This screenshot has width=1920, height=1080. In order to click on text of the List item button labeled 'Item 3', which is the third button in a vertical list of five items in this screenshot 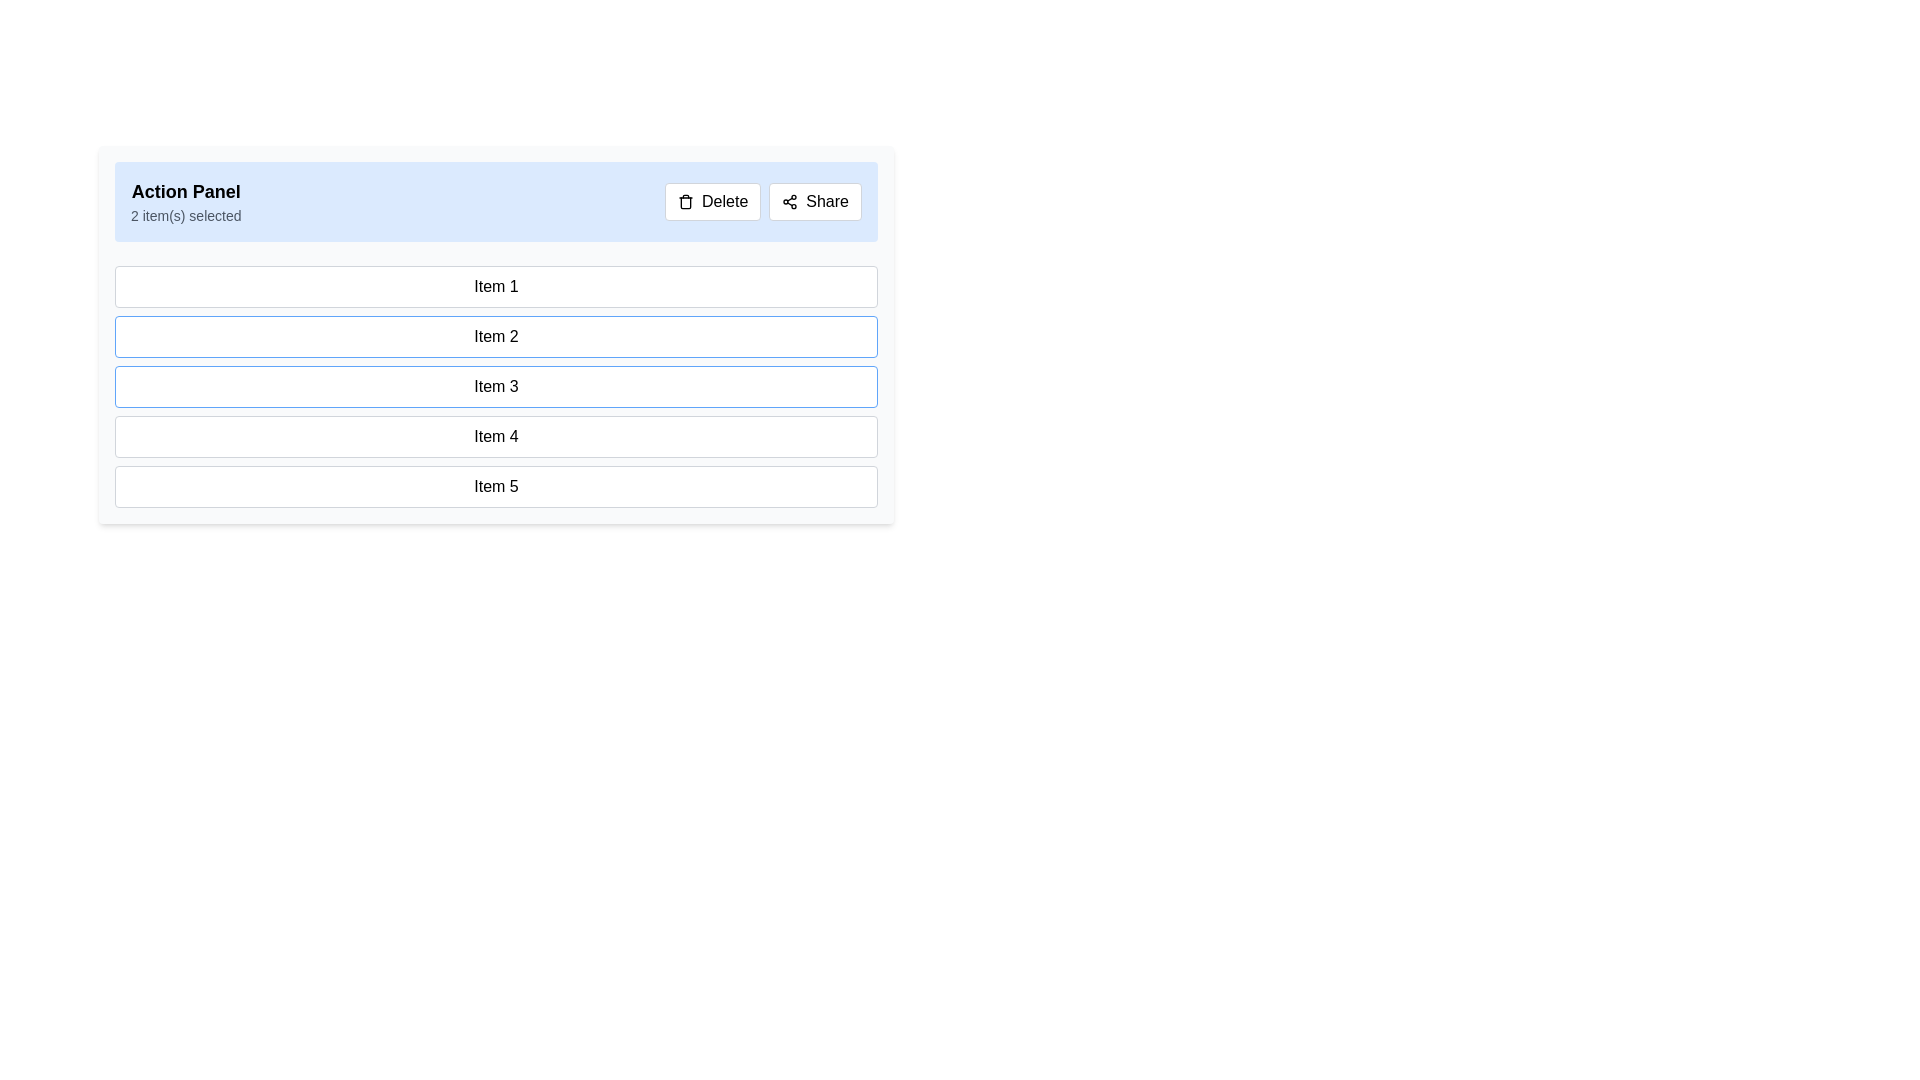, I will do `click(496, 386)`.